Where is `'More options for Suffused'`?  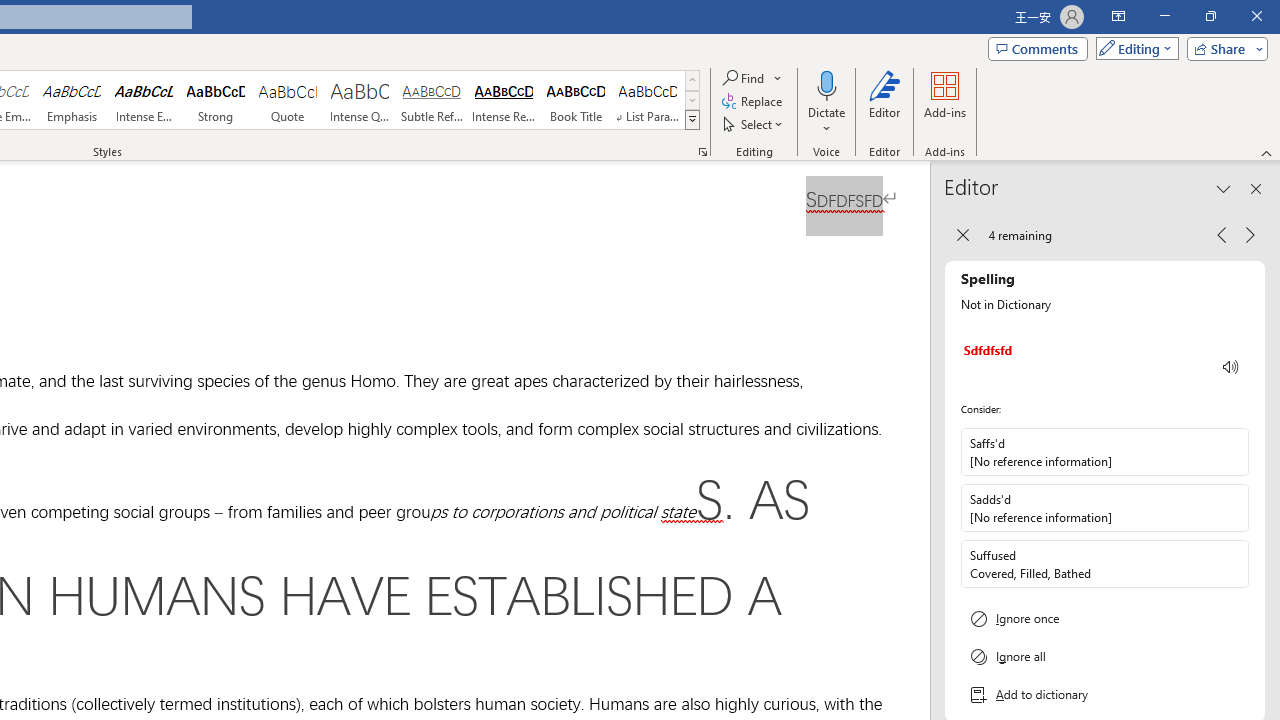
'More options for Suffused' is located at coordinates (1231, 563).